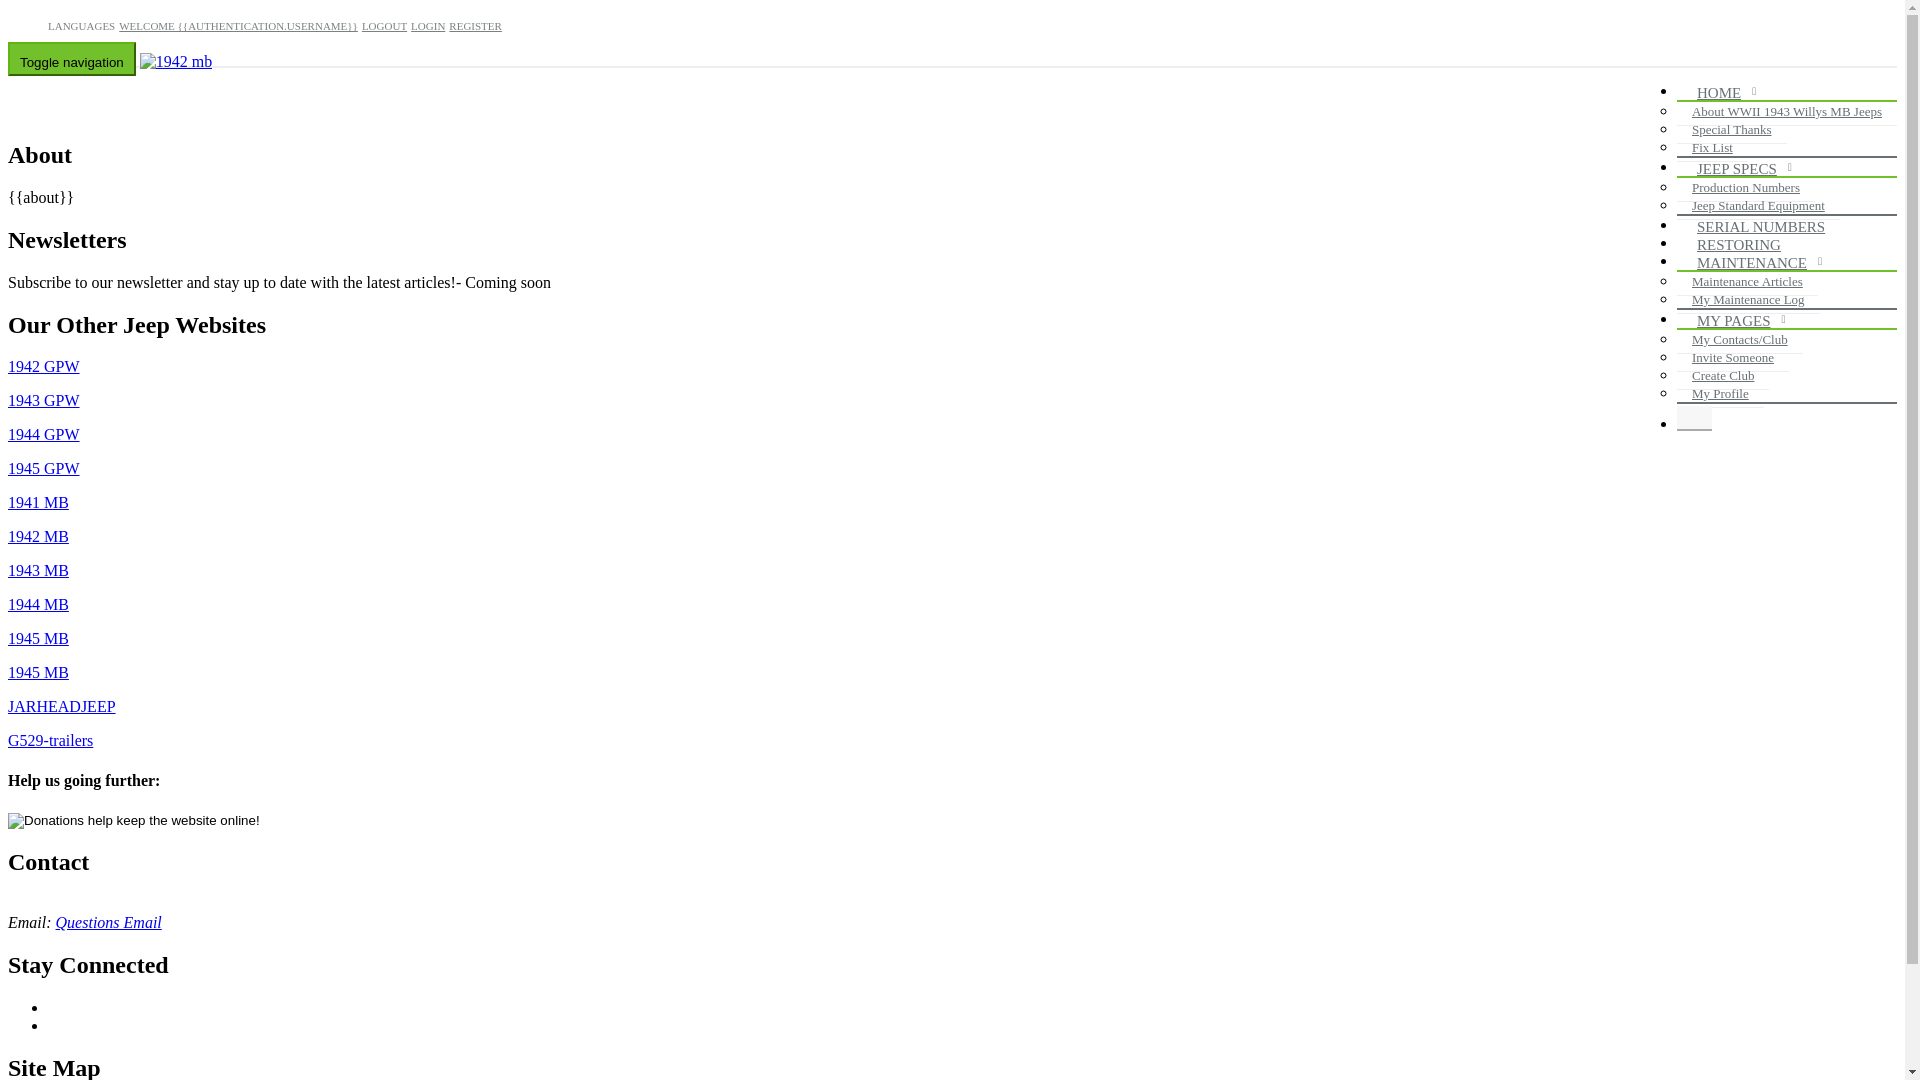 This screenshot has height=1080, width=1920. I want to click on 'LANGUAGES', so click(80, 26).